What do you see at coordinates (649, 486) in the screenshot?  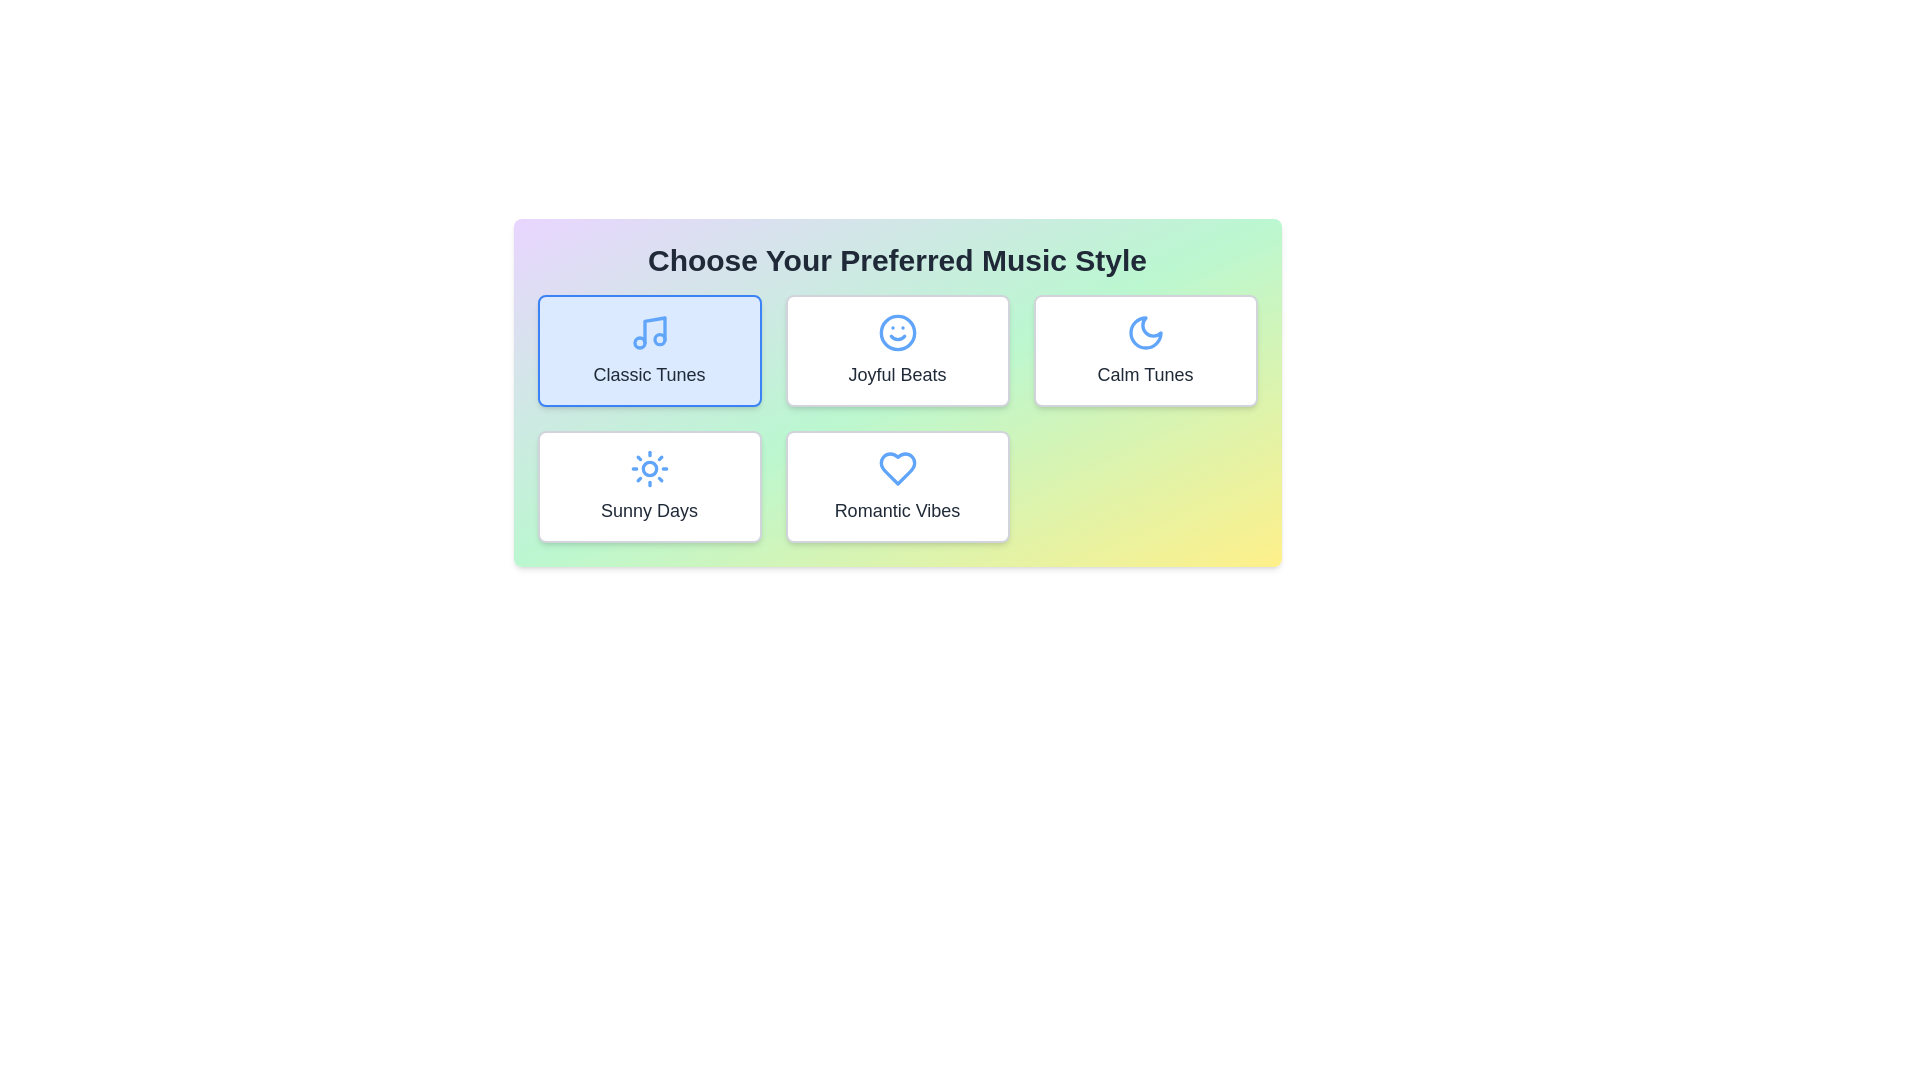 I see `the 'Sunny Days' selection button located in the bottom-left quadrant of the grid layout` at bounding box center [649, 486].